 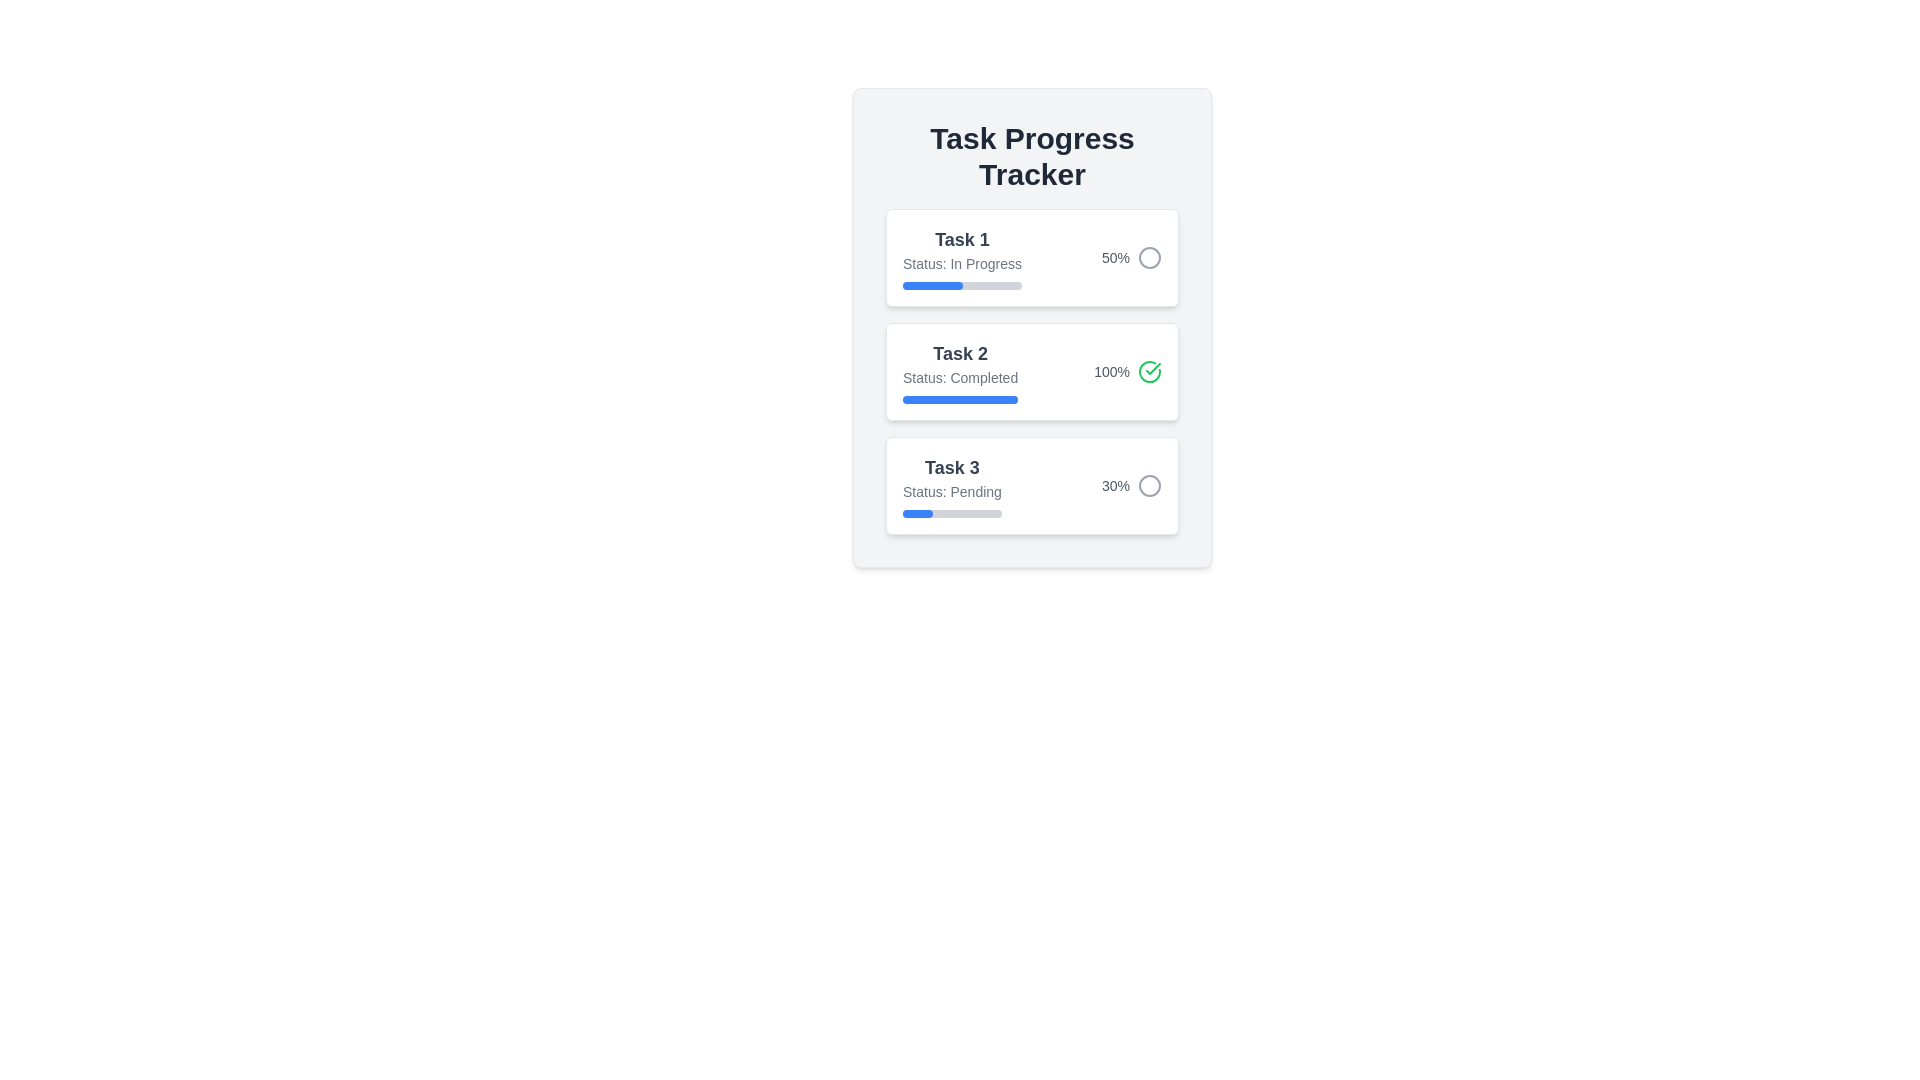 What do you see at coordinates (1032, 156) in the screenshot?
I see `the Header element at the top-center of the interface that indicates the purpose of the content below, which tracks tasks' progress` at bounding box center [1032, 156].